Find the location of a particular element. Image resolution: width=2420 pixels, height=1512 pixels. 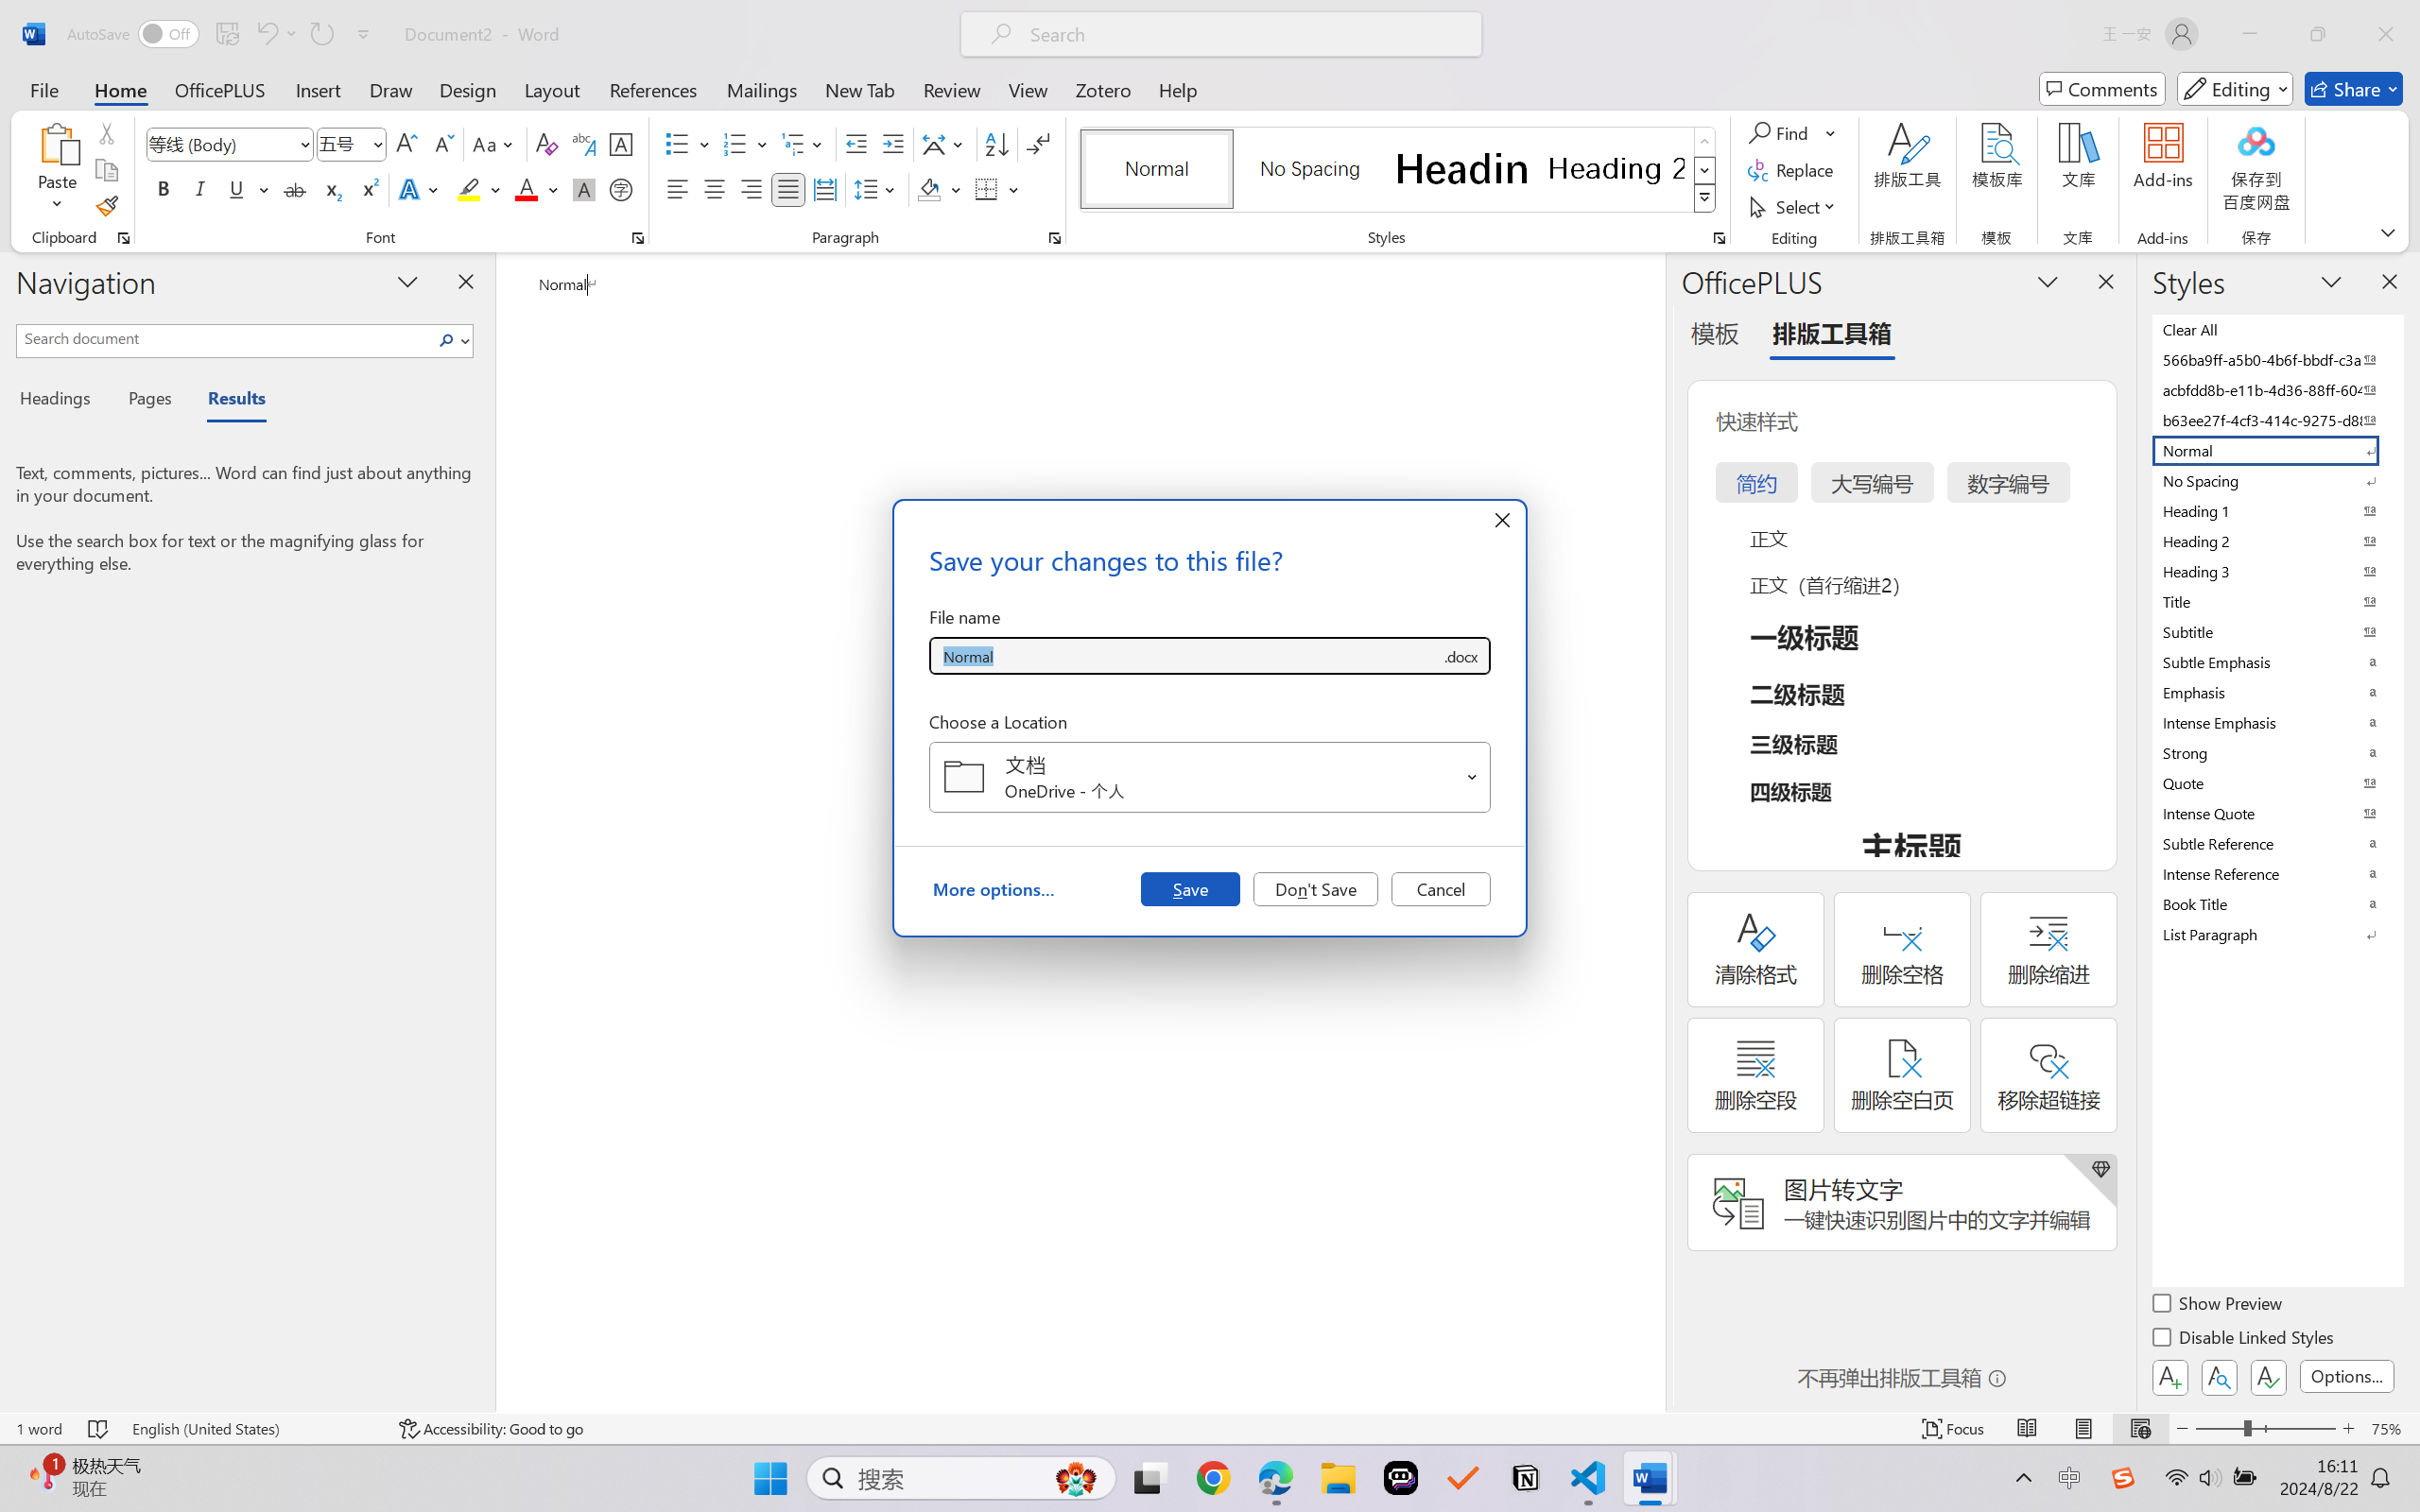

'Subtitle' is located at coordinates (2275, 631).